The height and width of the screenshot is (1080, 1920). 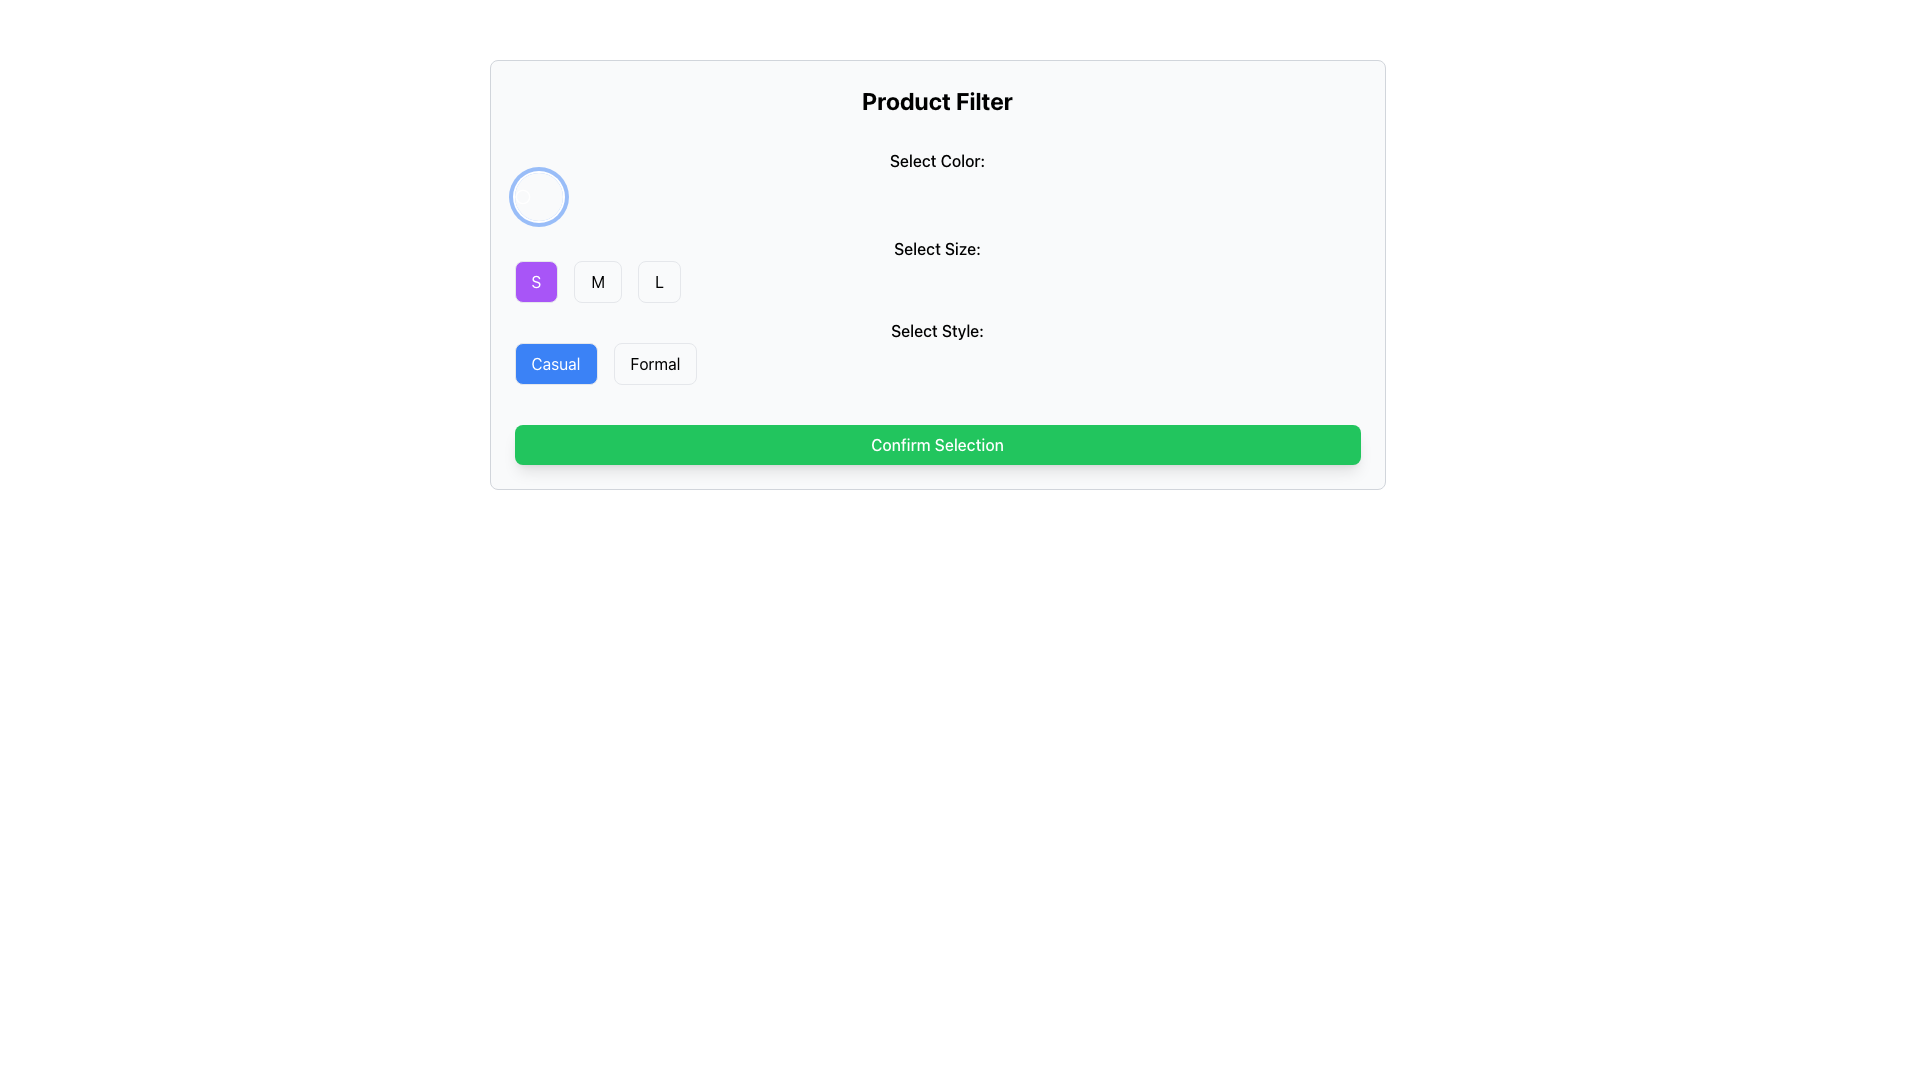 What do you see at coordinates (522, 196) in the screenshot?
I see `the SVG Icon located near the top-left area of the user interface, which is slightly to the left of the 'Select Color' label and has a red circular background` at bounding box center [522, 196].